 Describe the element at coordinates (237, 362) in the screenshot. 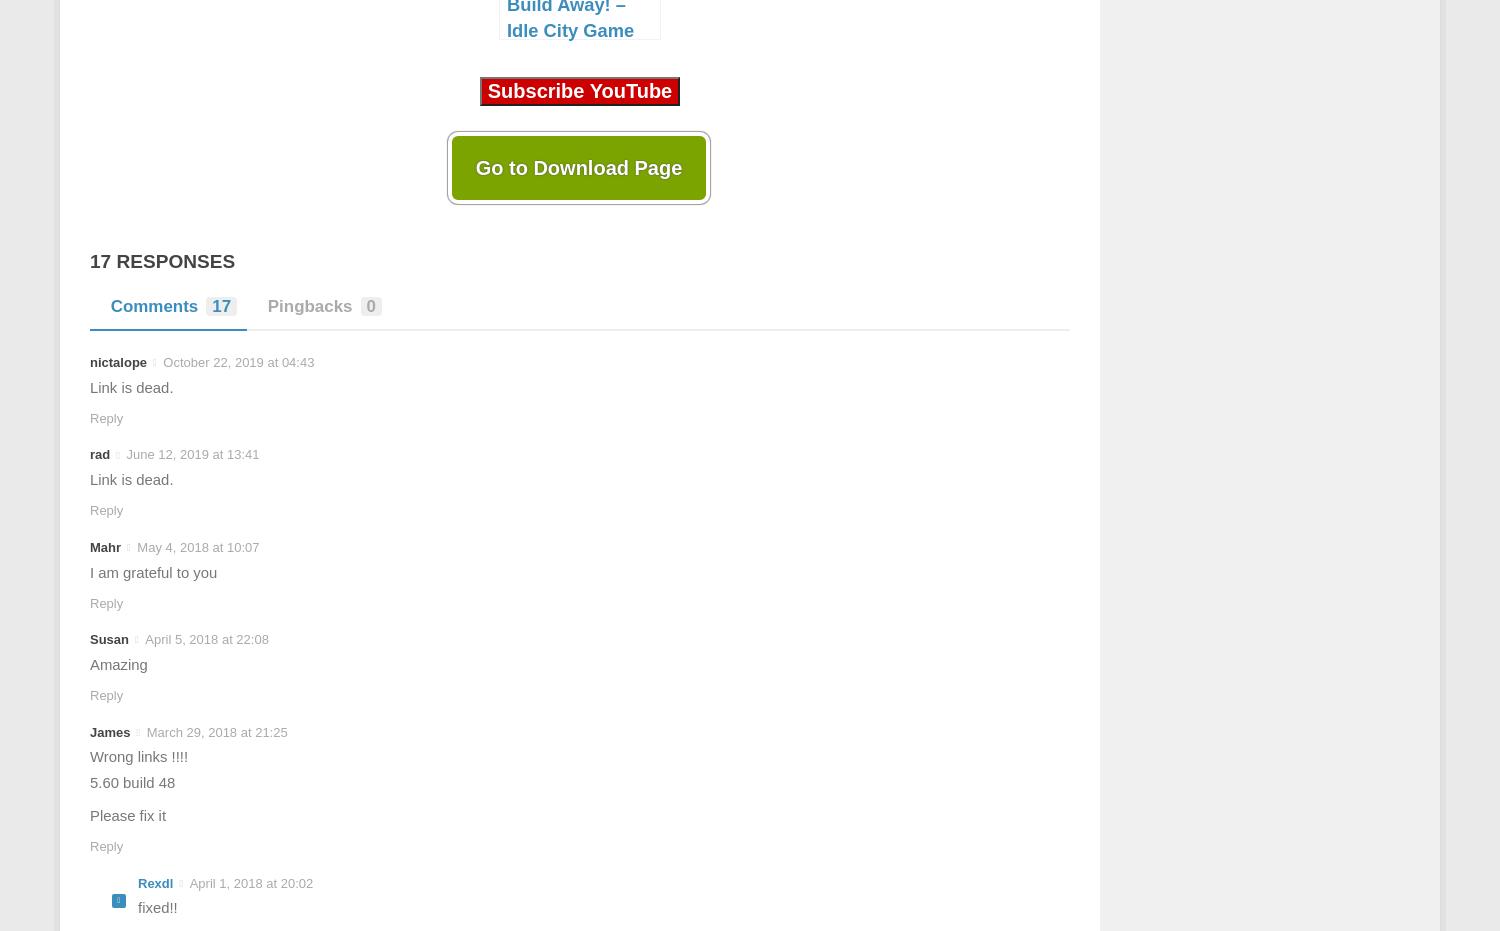

I see `'October 22, 2019 at 04:43'` at that location.